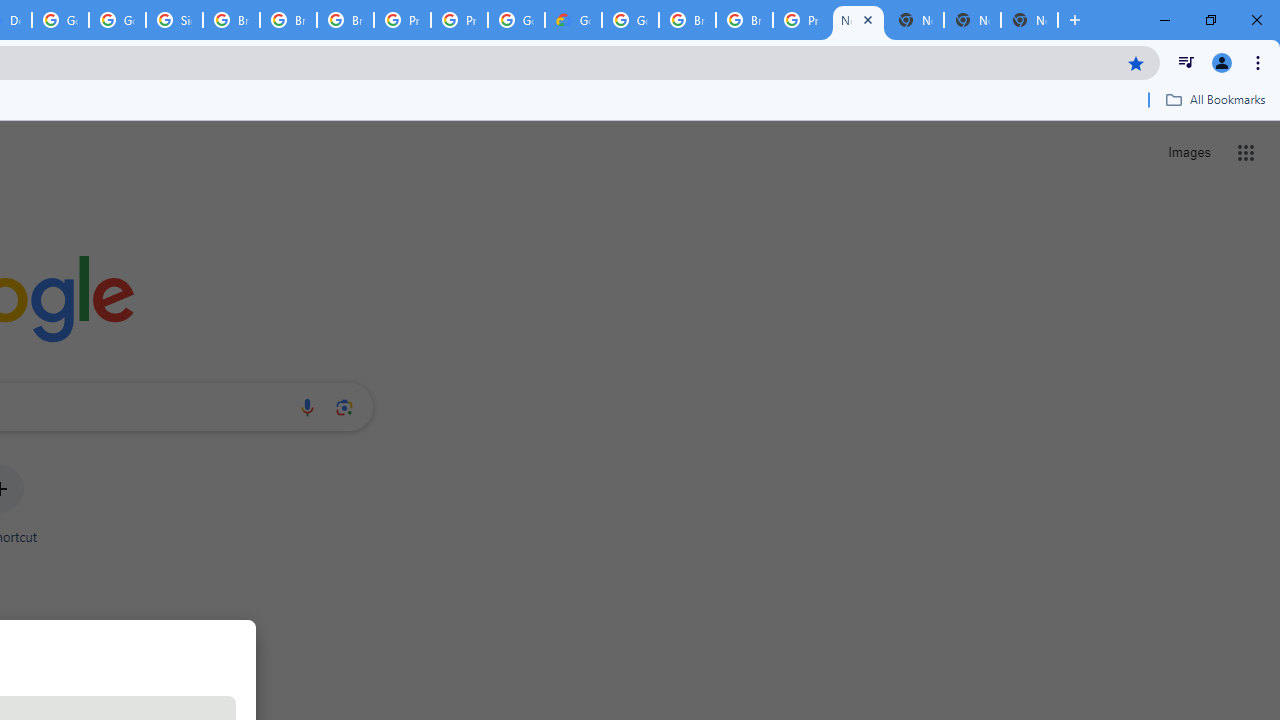  What do you see at coordinates (174, 20) in the screenshot?
I see `'Sign in - Google Accounts'` at bounding box center [174, 20].